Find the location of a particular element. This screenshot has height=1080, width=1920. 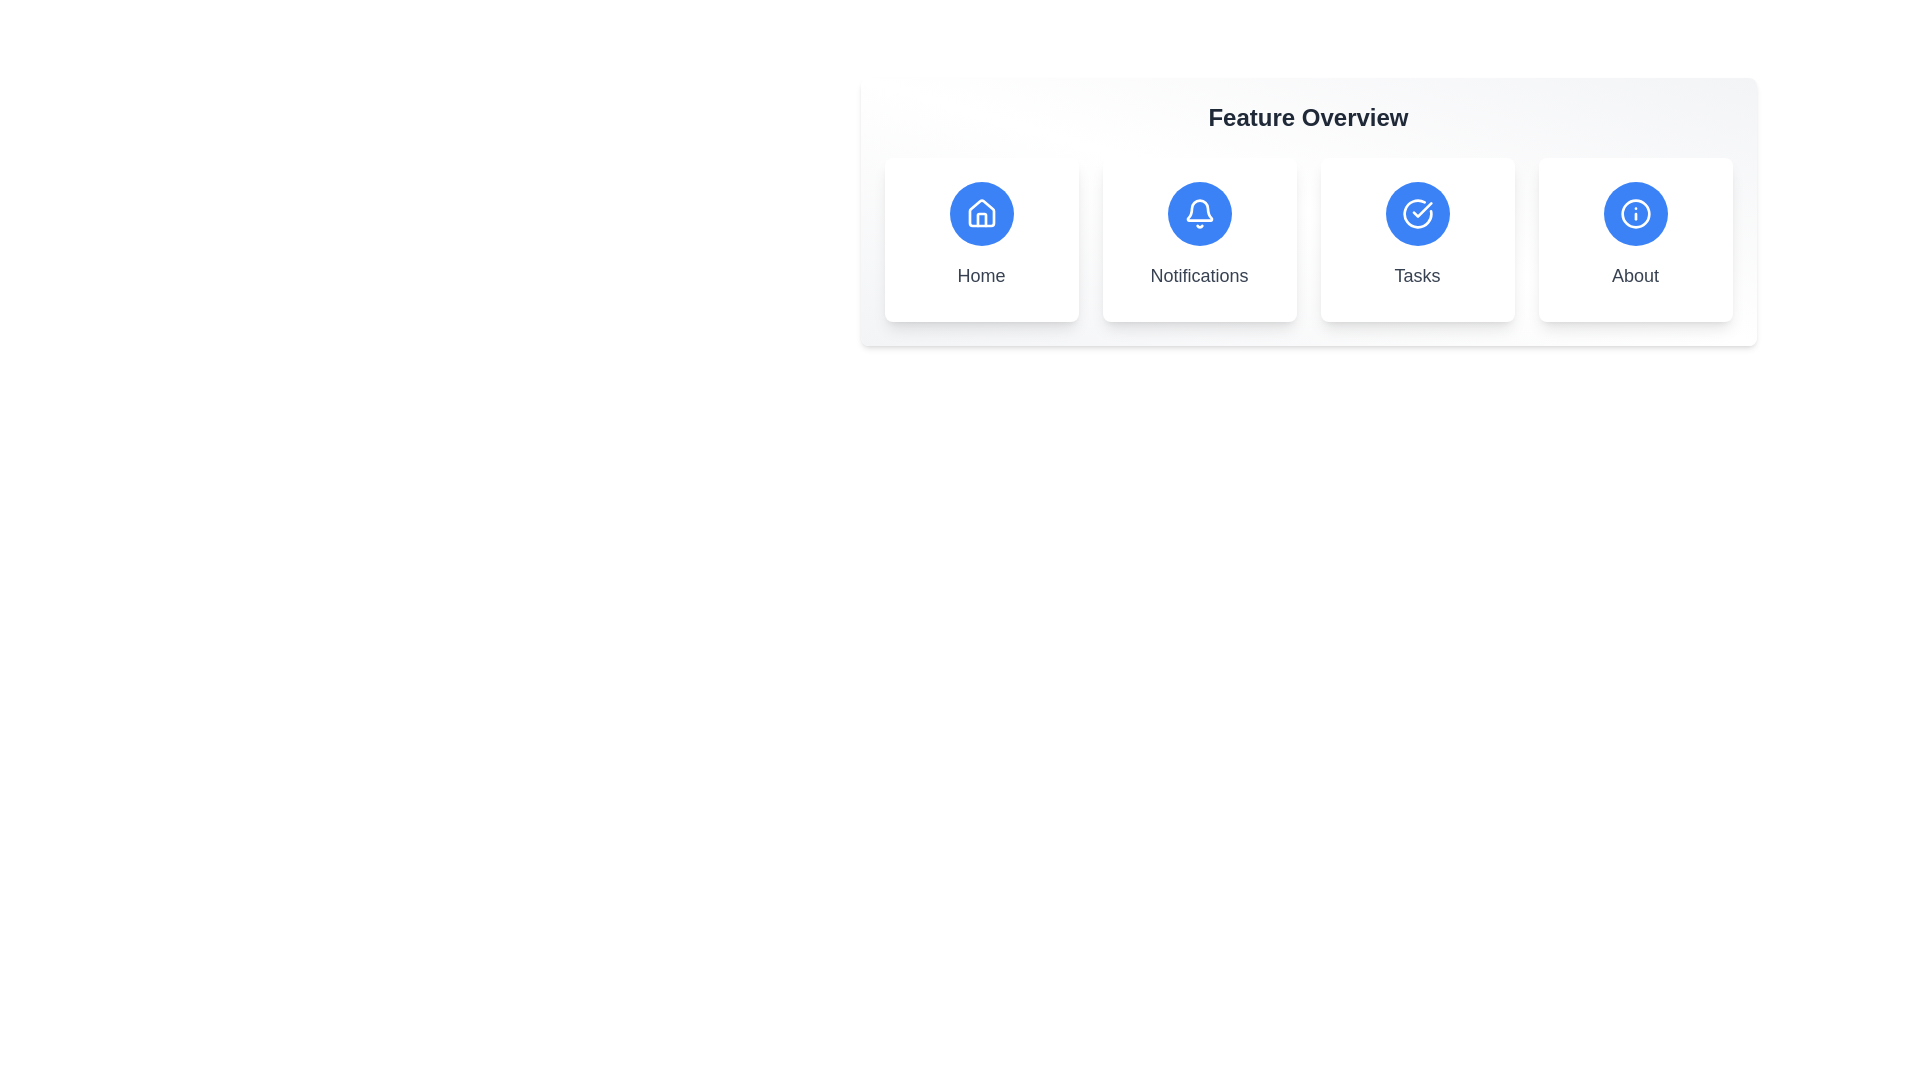

the circular button with a blue background and a white checkmark icon, located in the 'Tasks' card, to interact with the 'Tasks' feature is located at coordinates (1416, 213).